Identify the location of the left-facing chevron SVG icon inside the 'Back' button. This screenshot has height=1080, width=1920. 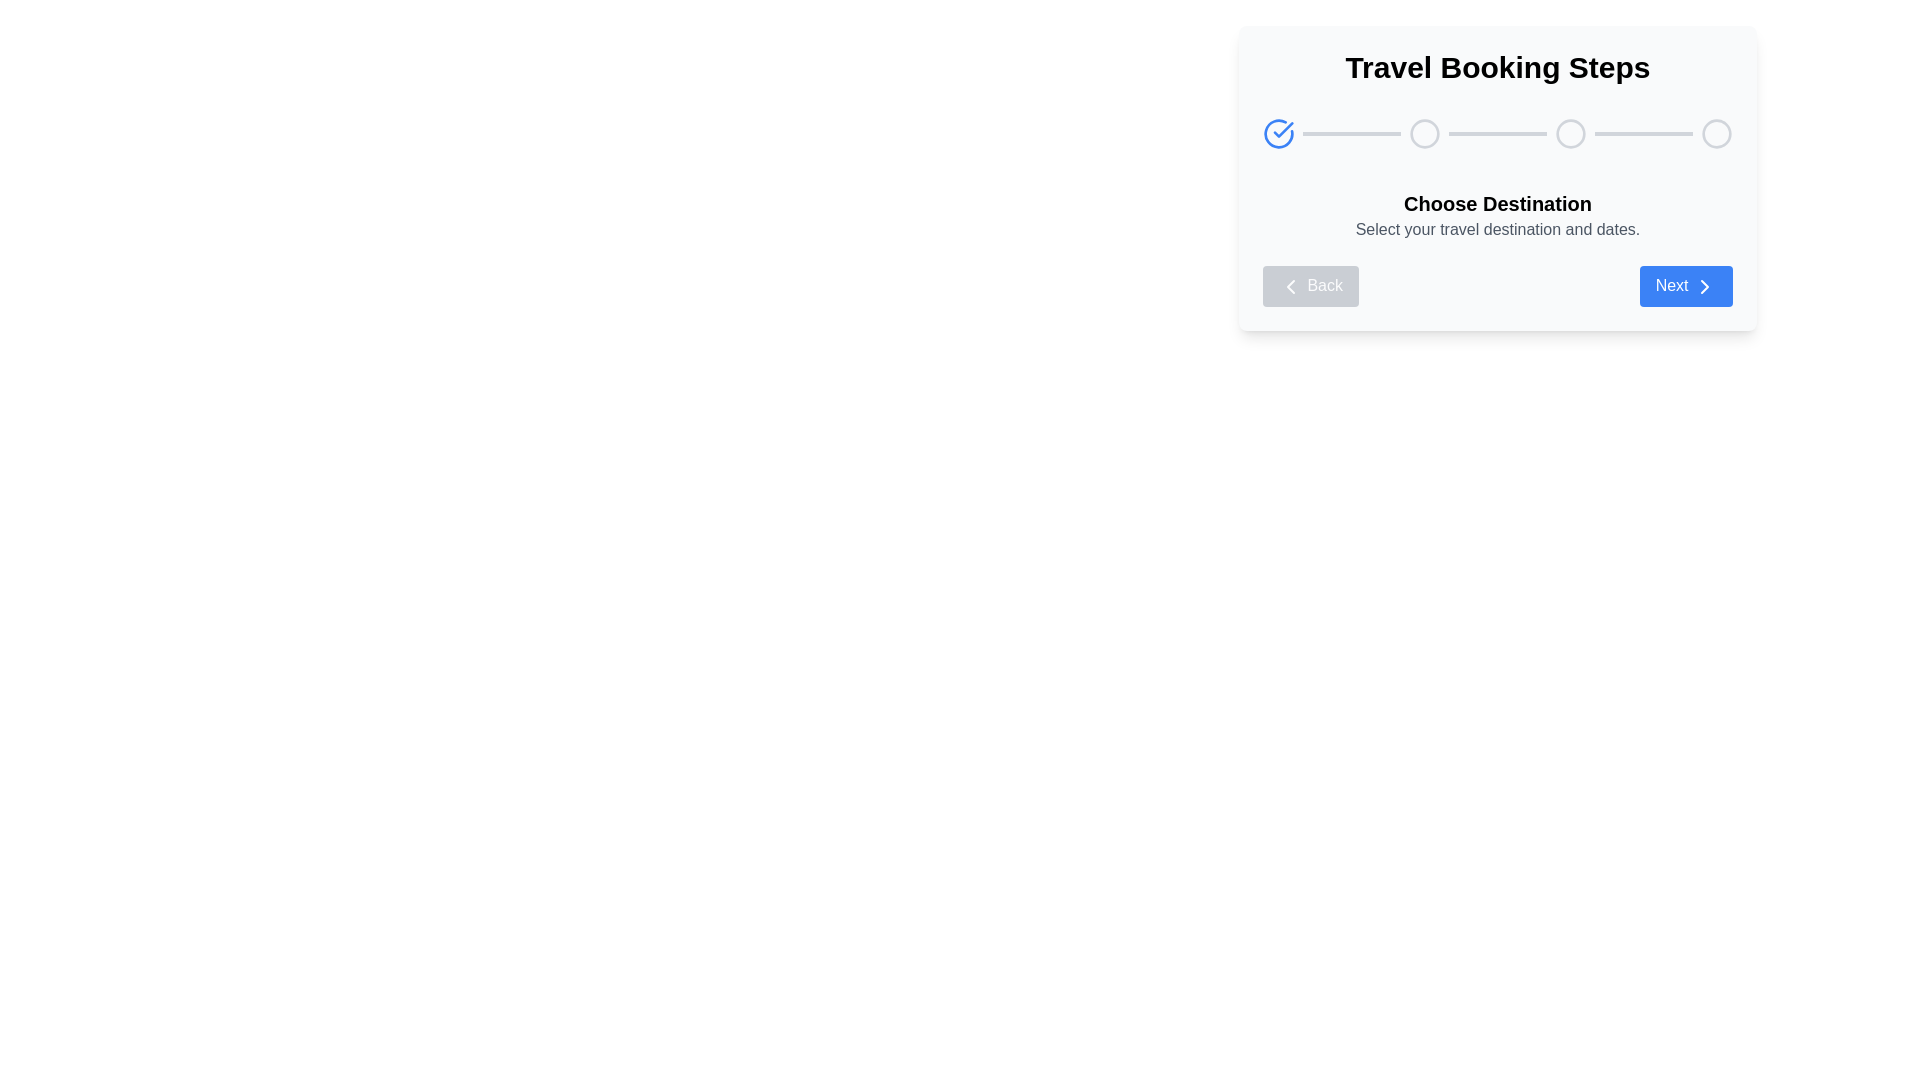
(1291, 285).